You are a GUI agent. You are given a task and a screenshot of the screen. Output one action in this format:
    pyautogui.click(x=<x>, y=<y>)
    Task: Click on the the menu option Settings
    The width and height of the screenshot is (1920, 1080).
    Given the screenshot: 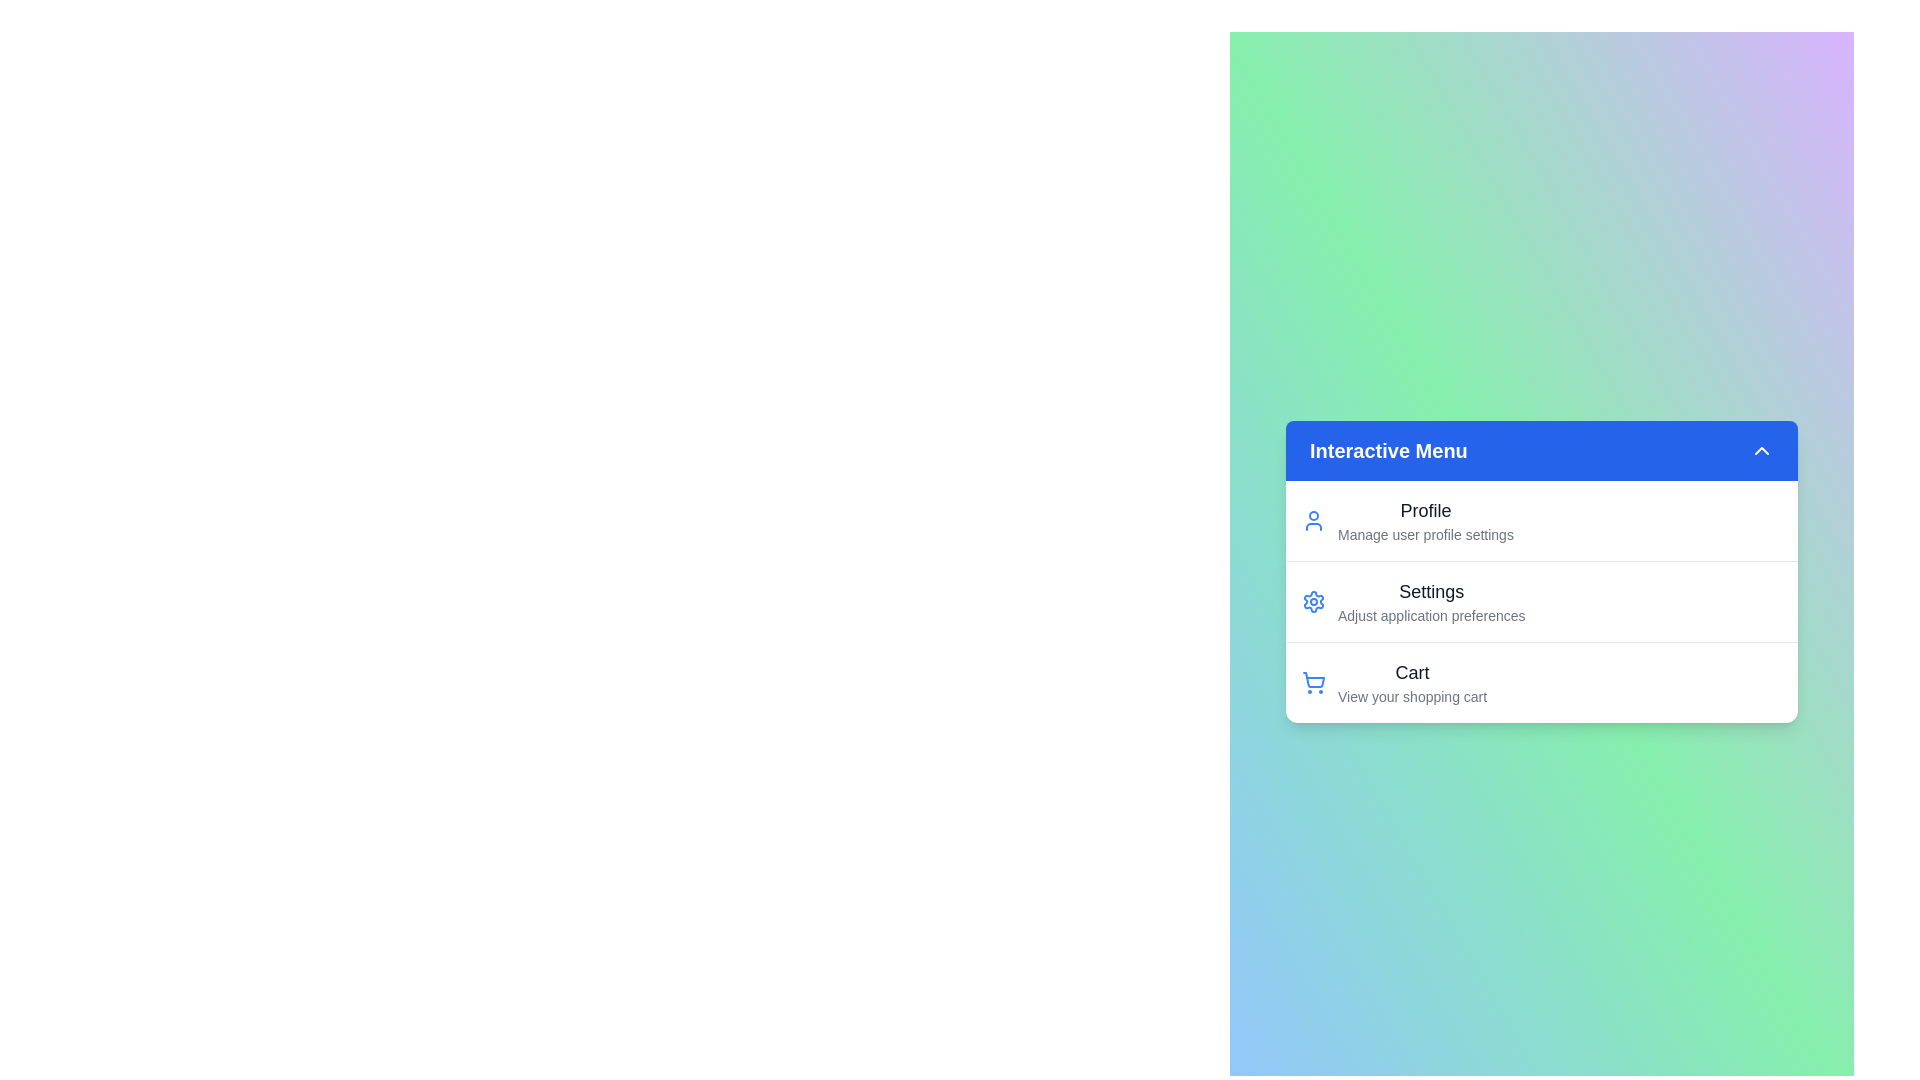 What is the action you would take?
    pyautogui.click(x=1410, y=600)
    